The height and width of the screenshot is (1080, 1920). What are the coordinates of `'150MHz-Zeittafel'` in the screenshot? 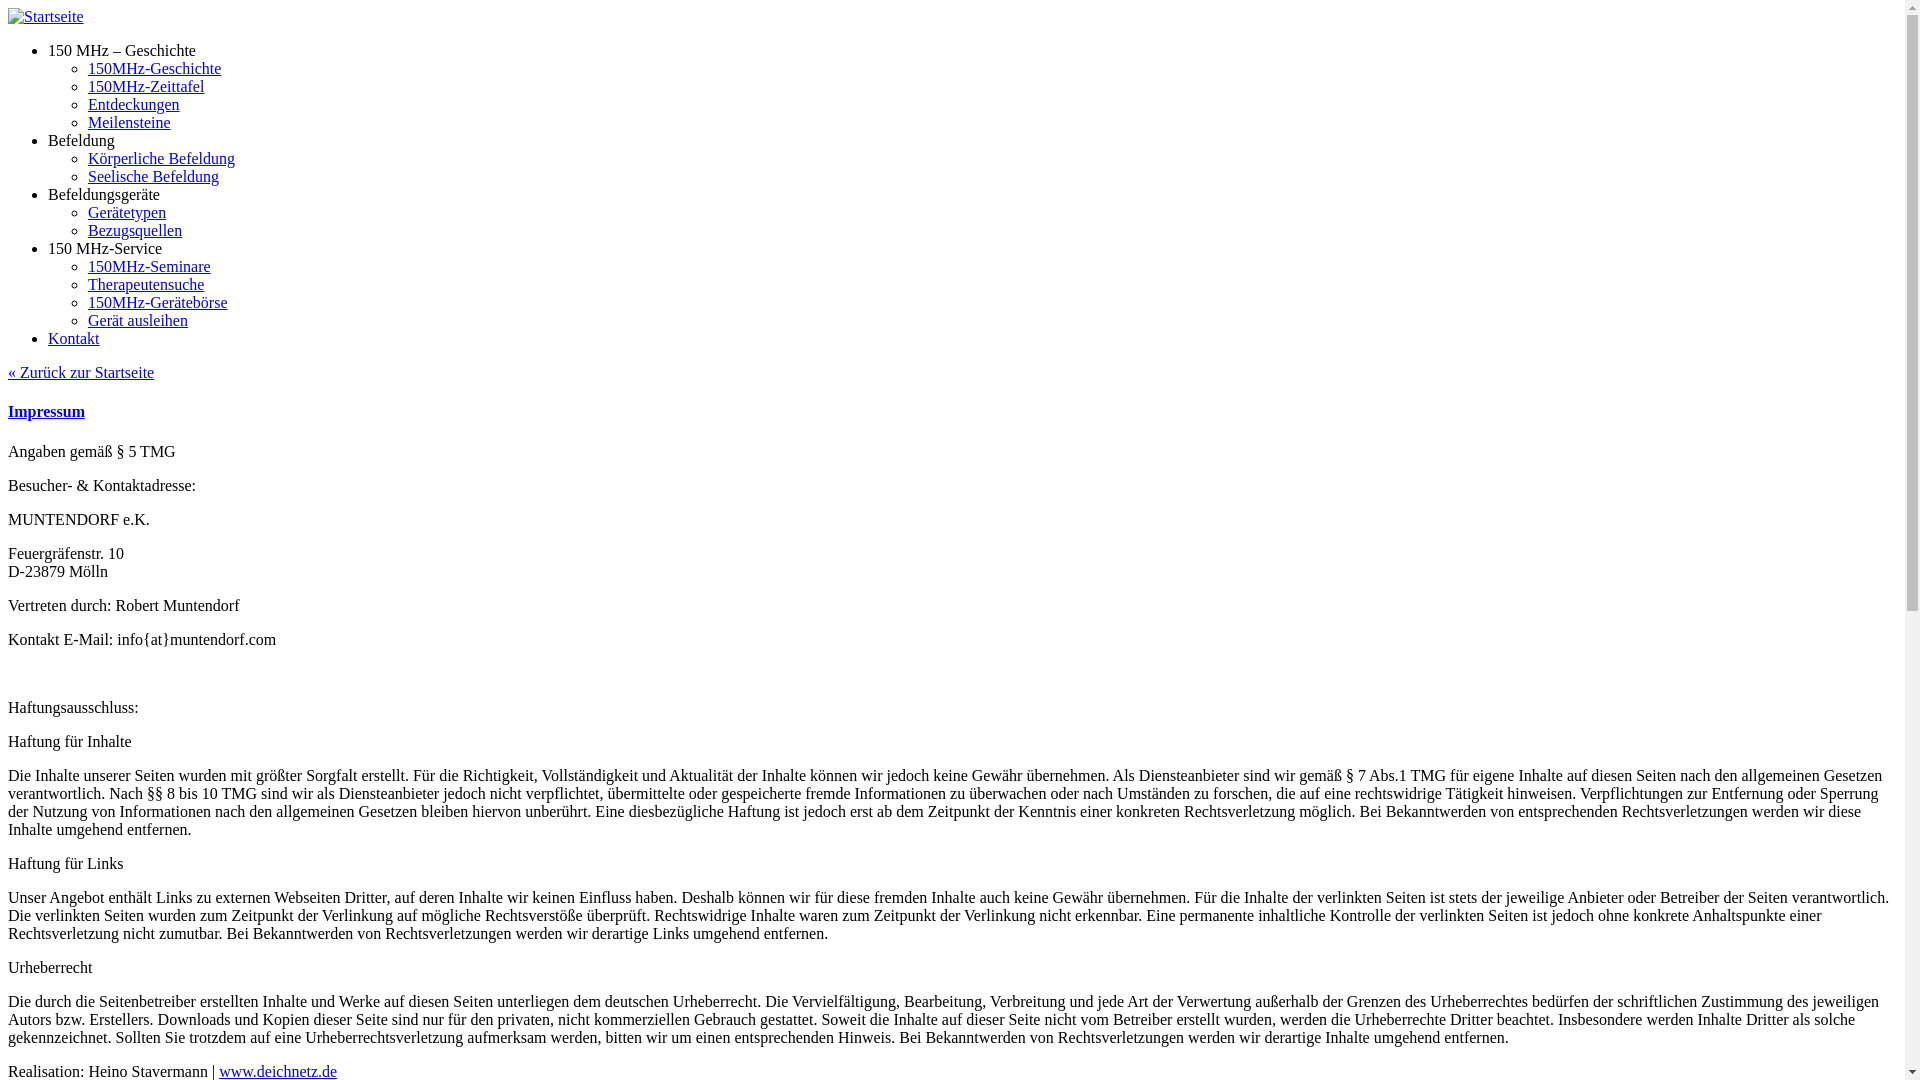 It's located at (144, 85).